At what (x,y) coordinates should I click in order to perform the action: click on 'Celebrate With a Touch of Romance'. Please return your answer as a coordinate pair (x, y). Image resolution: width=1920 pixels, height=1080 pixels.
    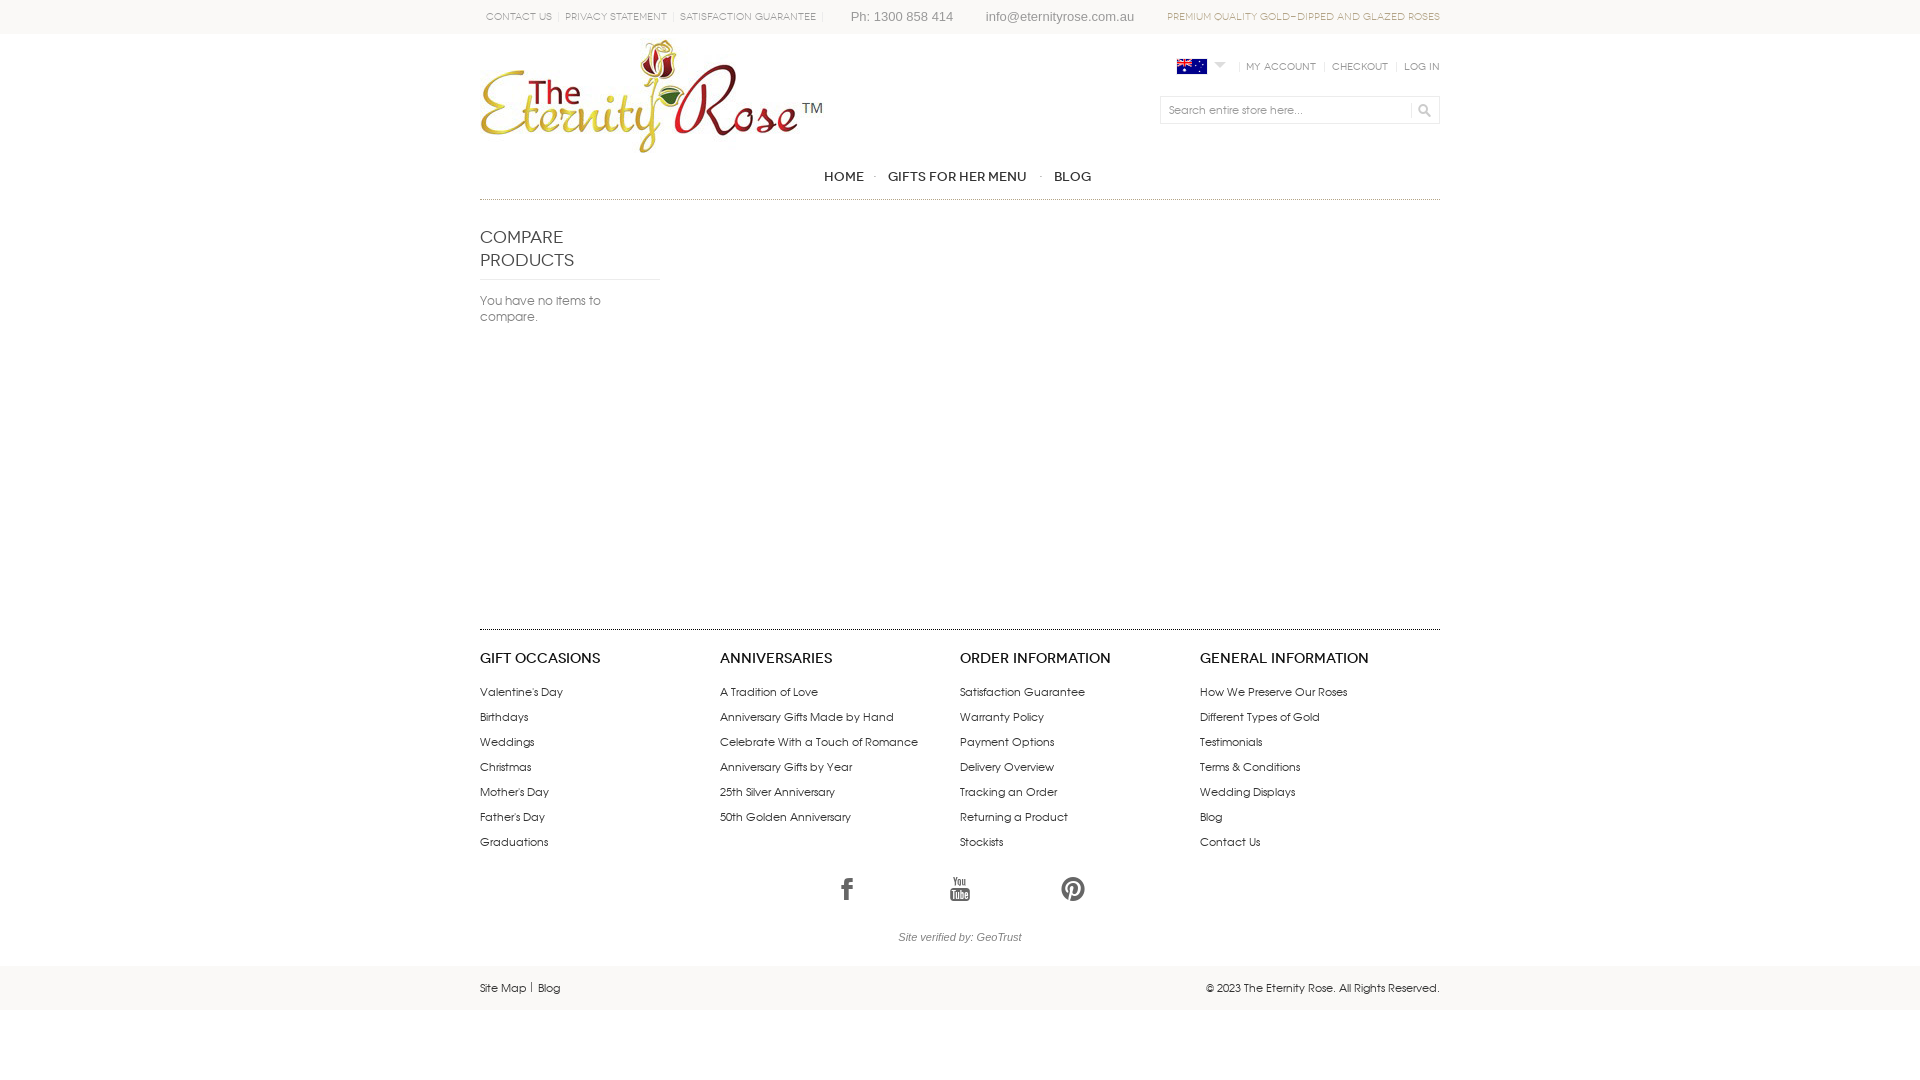
    Looking at the image, I should click on (819, 741).